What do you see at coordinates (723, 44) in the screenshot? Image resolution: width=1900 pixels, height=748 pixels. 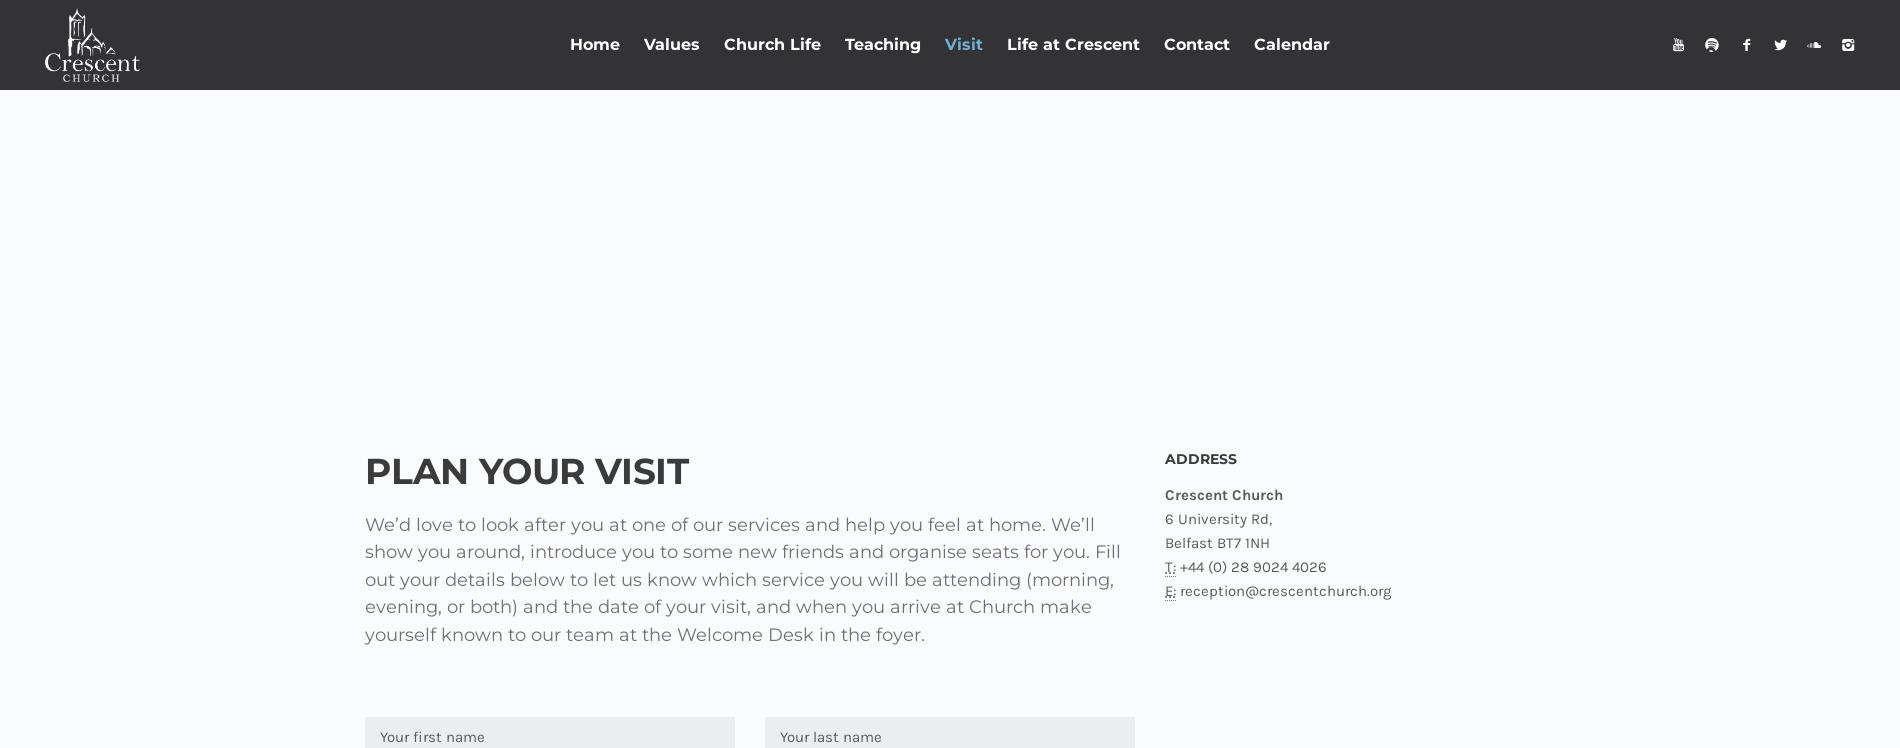 I see `'Church Life'` at bounding box center [723, 44].